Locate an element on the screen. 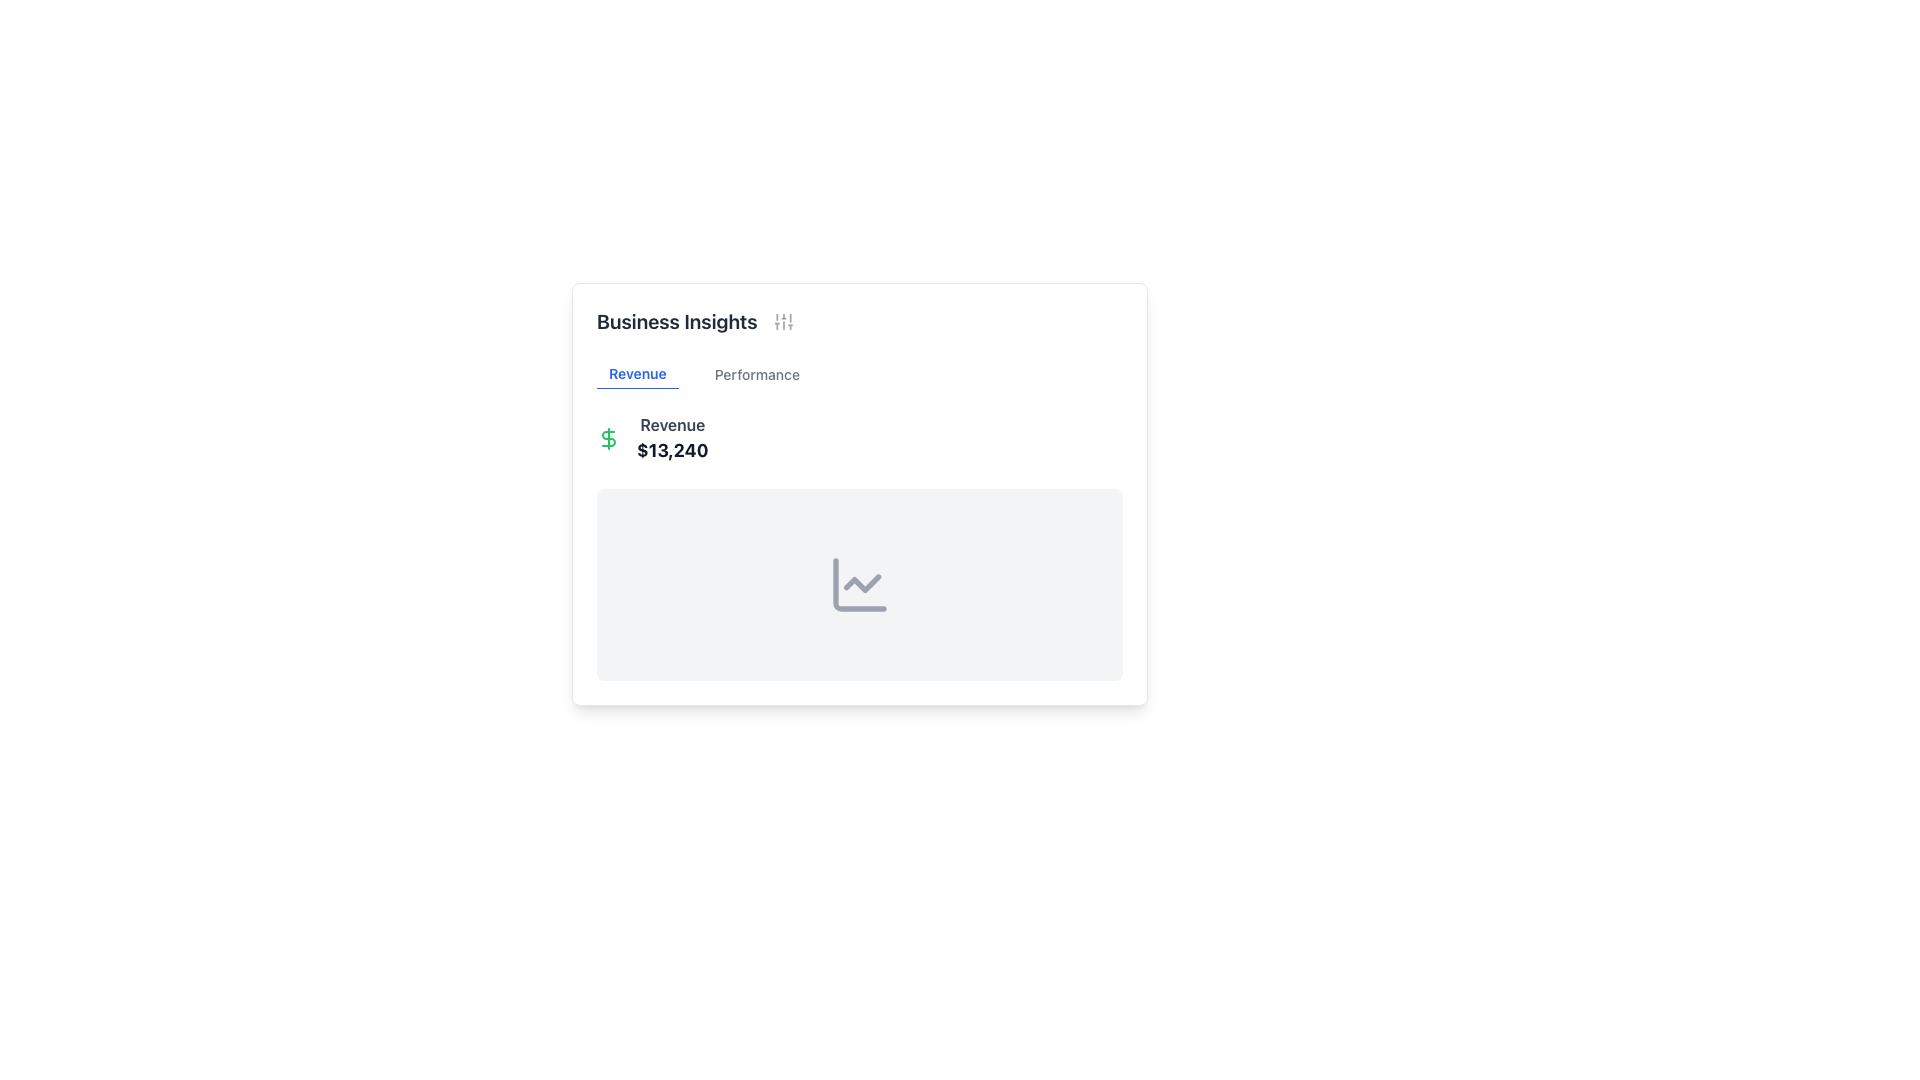  the 'Revenue' navigation label, which is styled with a blue font color, bold typeface, and an underline, located within the 'Business Insights' card is located at coordinates (636, 374).